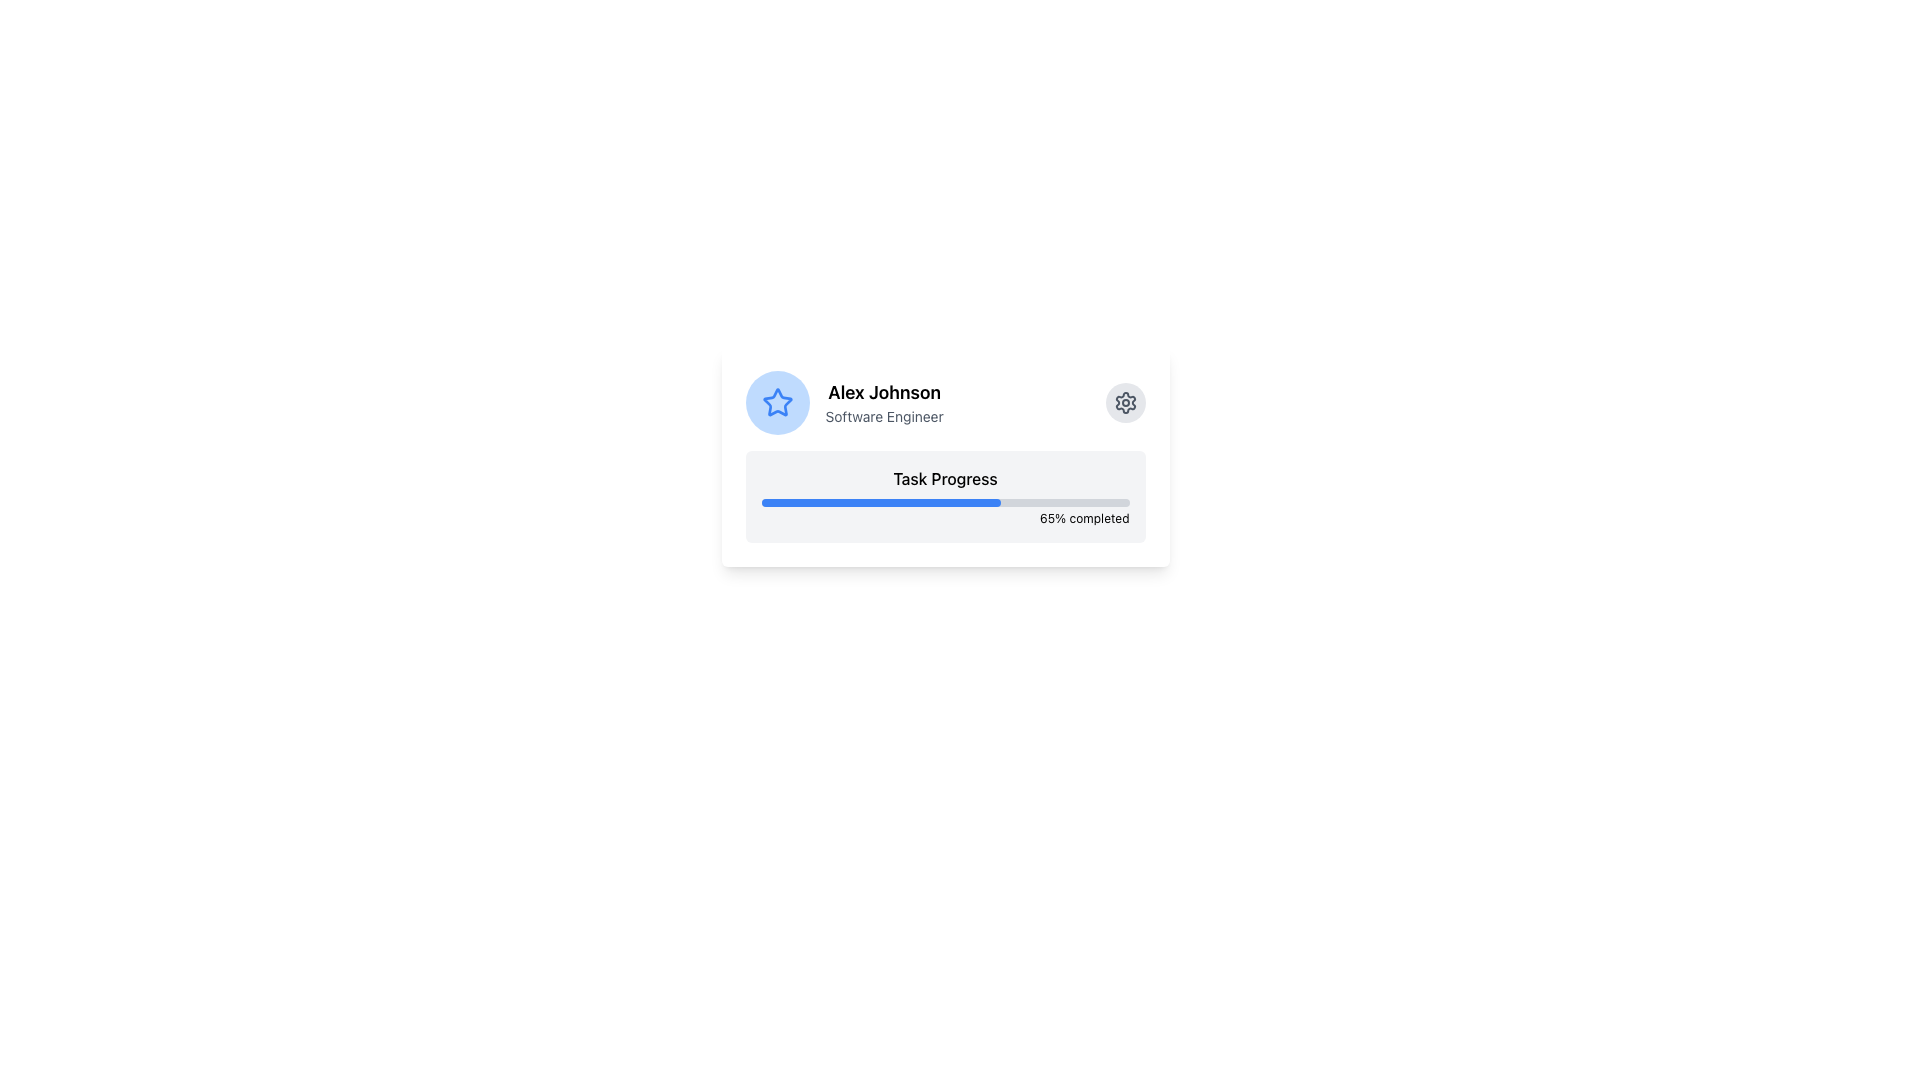 This screenshot has height=1080, width=1920. What do you see at coordinates (944, 478) in the screenshot?
I see `the bold, black static text reading 'Task Progress' that is centered within a gray background box, indicating its association with a progress indicator` at bounding box center [944, 478].